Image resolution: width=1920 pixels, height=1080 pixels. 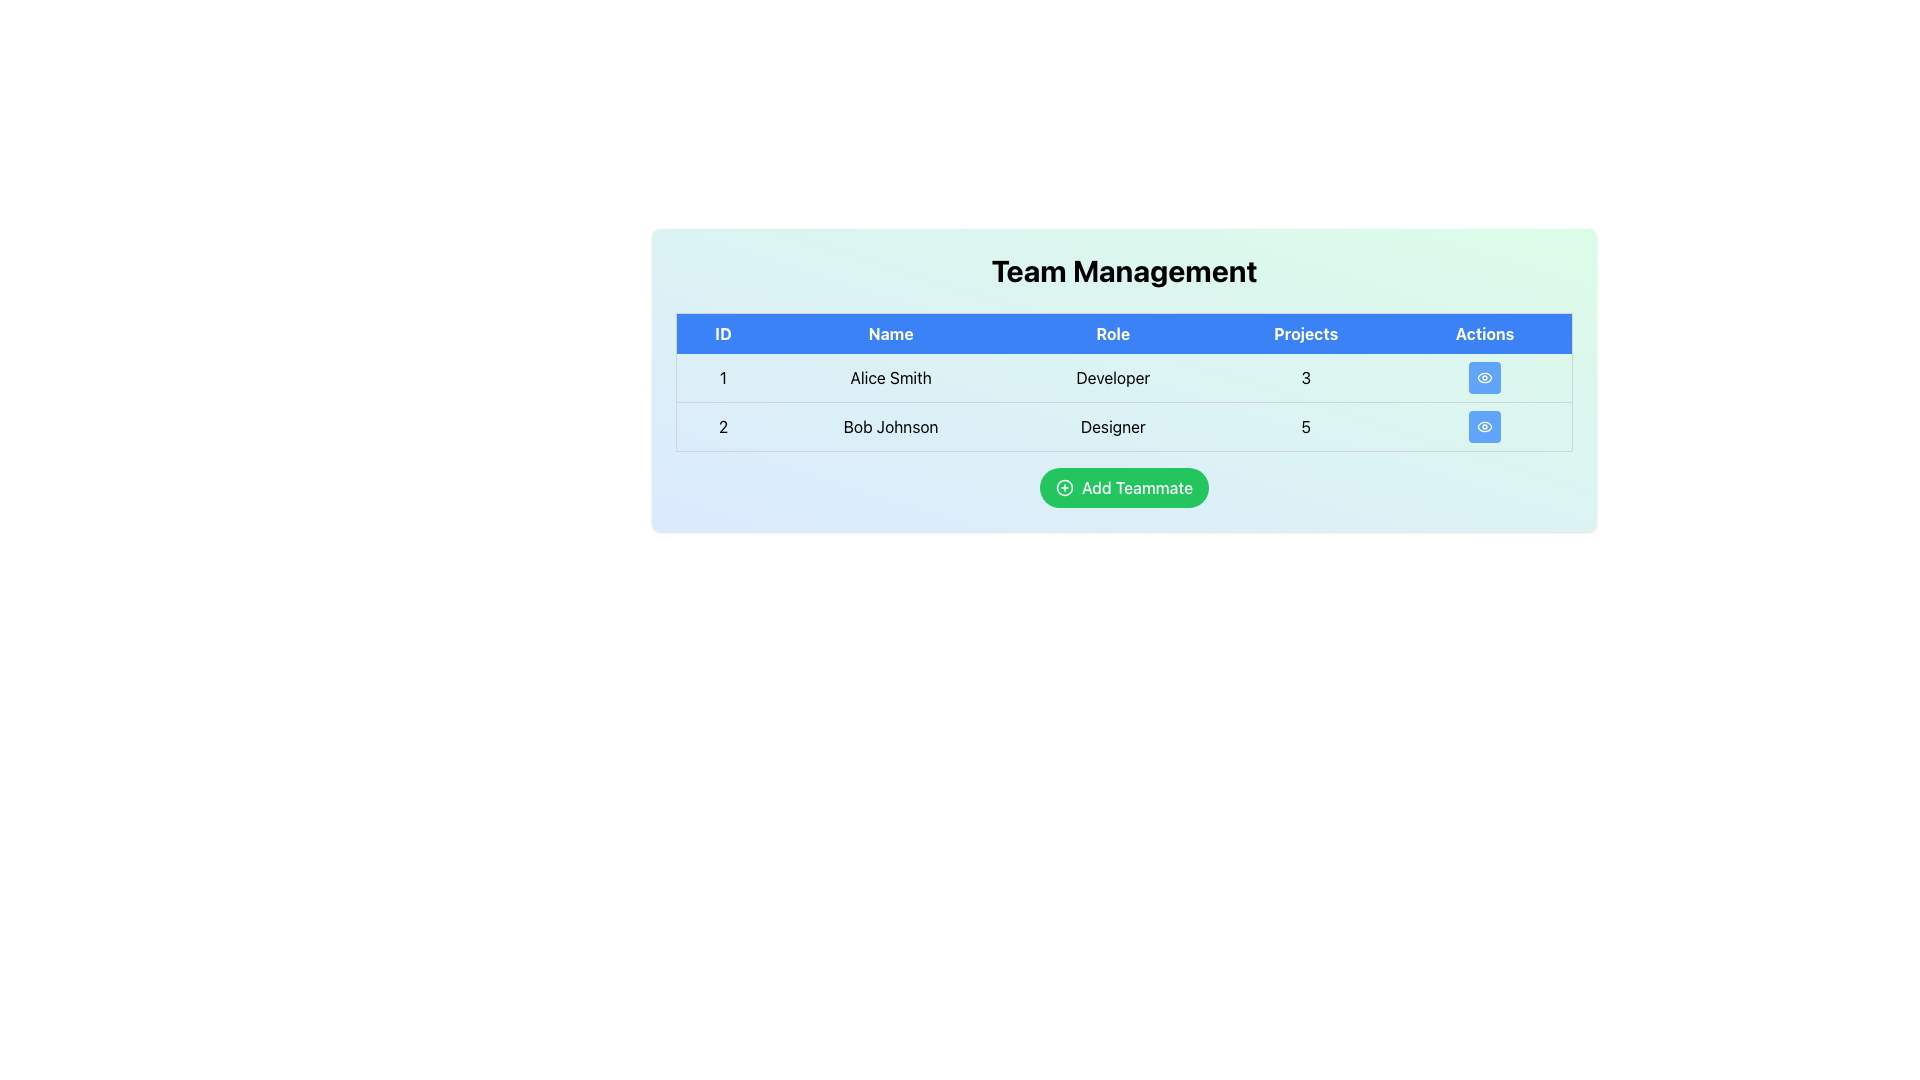 What do you see at coordinates (890, 426) in the screenshot?
I see `the cell displaying the name 'Bob Johnson' located in the second row of the table under the 'Name' column` at bounding box center [890, 426].